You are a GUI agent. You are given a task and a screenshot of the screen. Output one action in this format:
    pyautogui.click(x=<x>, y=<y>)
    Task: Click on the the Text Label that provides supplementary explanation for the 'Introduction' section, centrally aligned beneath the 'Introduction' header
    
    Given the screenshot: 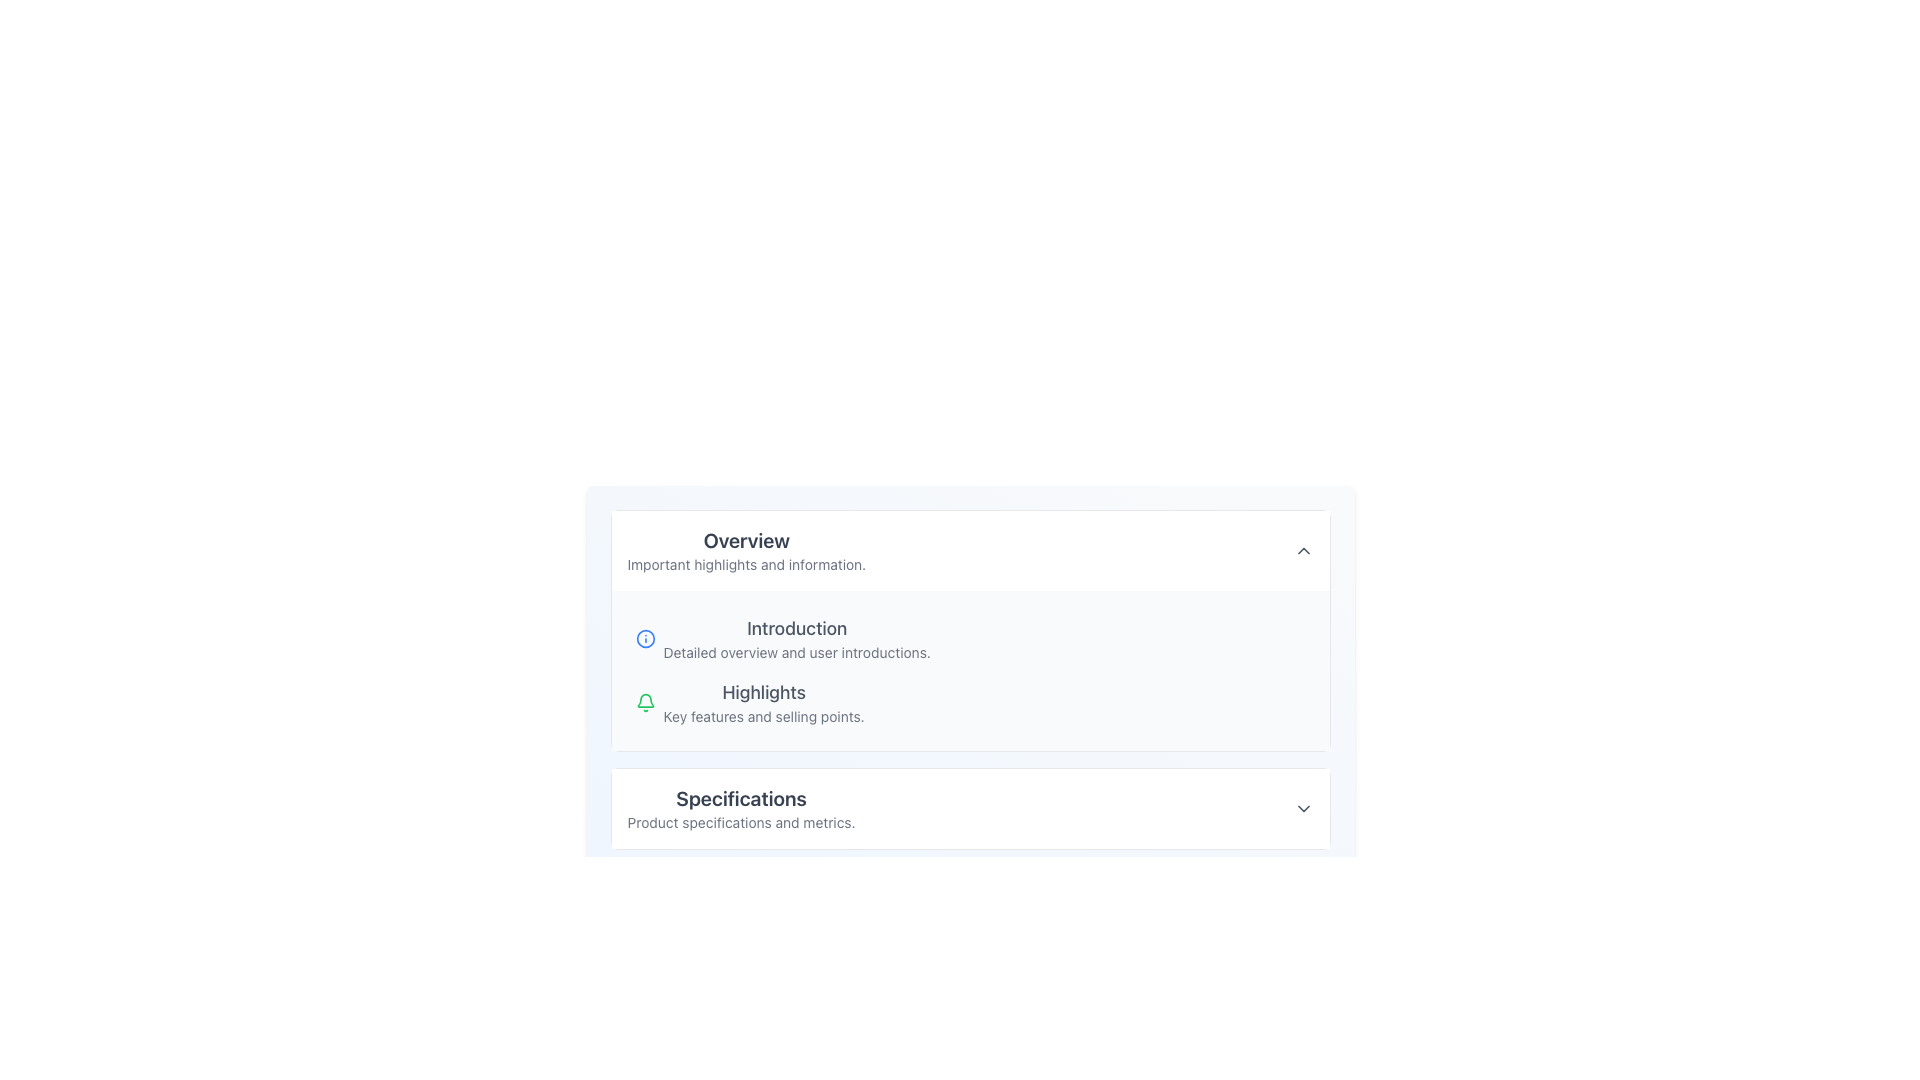 What is the action you would take?
    pyautogui.click(x=796, y=652)
    